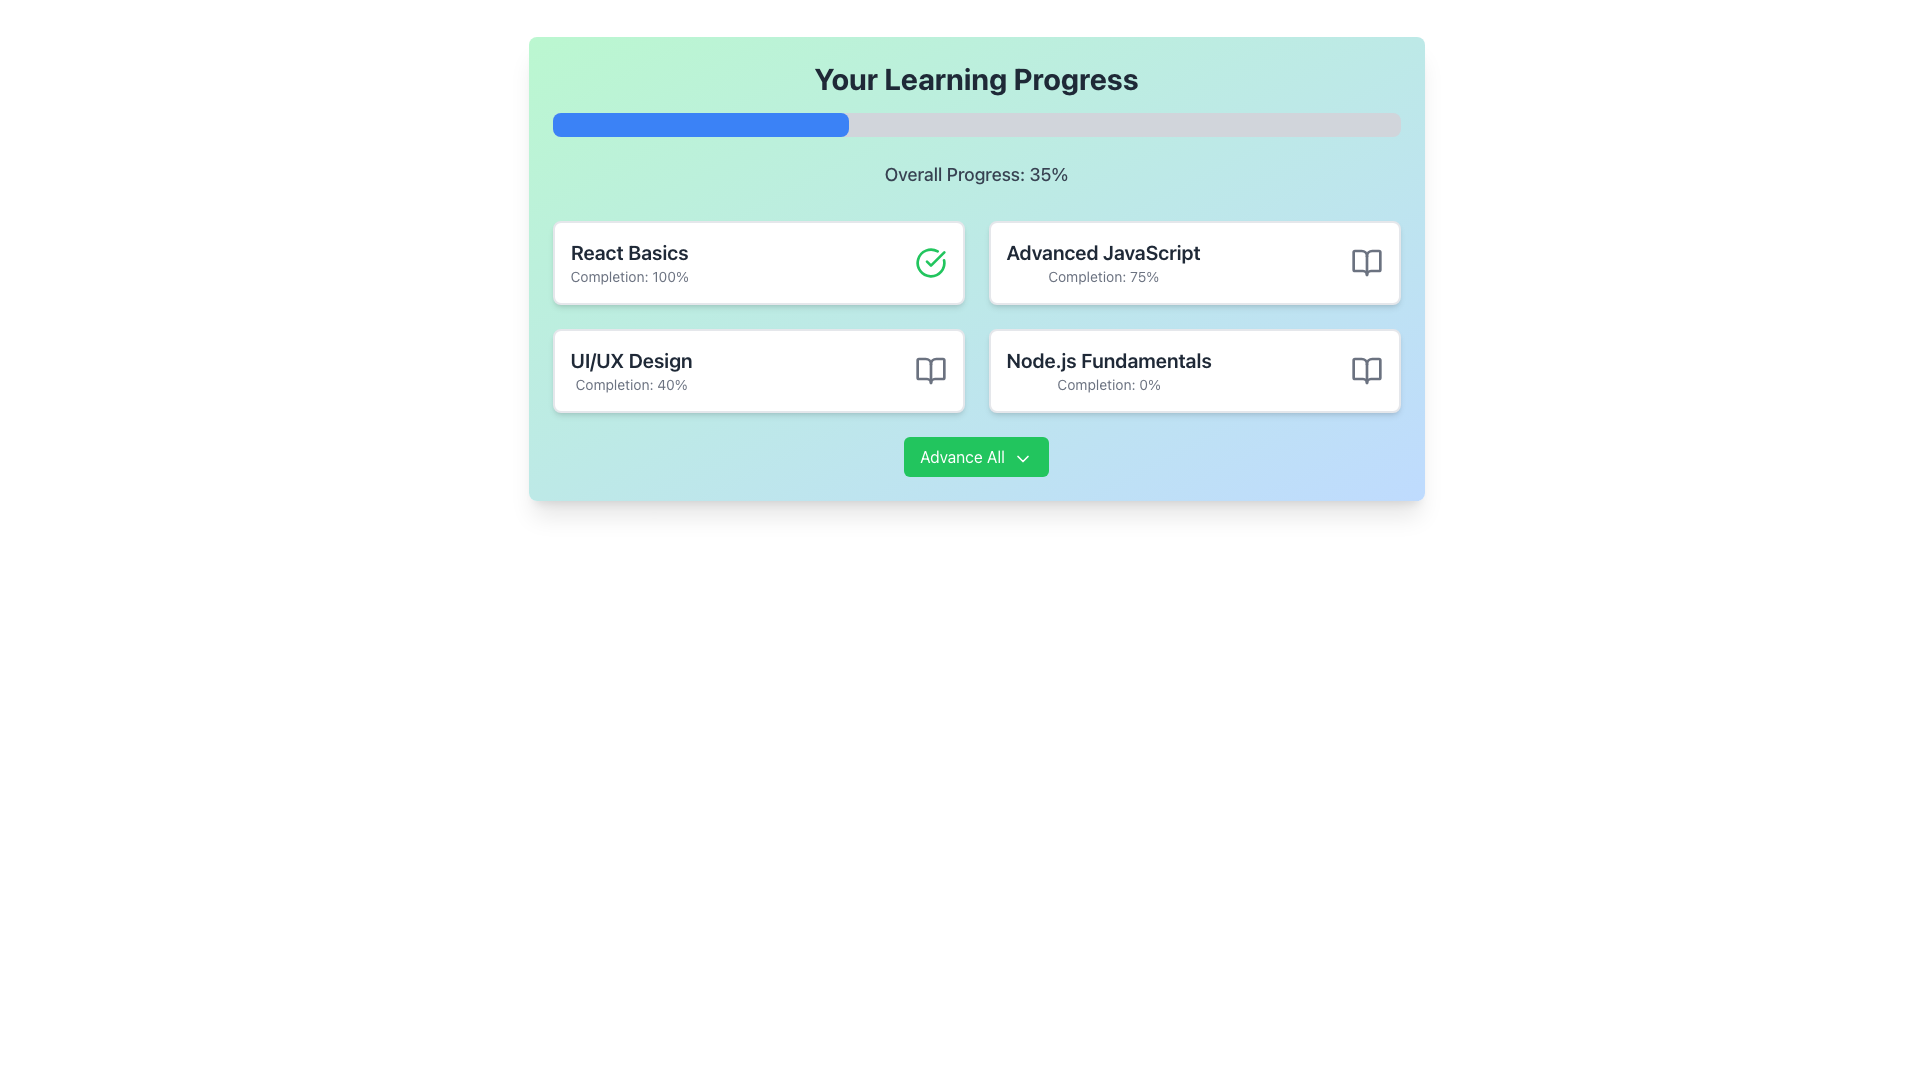 This screenshot has height=1080, width=1920. What do you see at coordinates (1108, 361) in the screenshot?
I see `the label displaying 'Node.js Fundamentals' in bold text located in the bottom-right card of the grid layout` at bounding box center [1108, 361].